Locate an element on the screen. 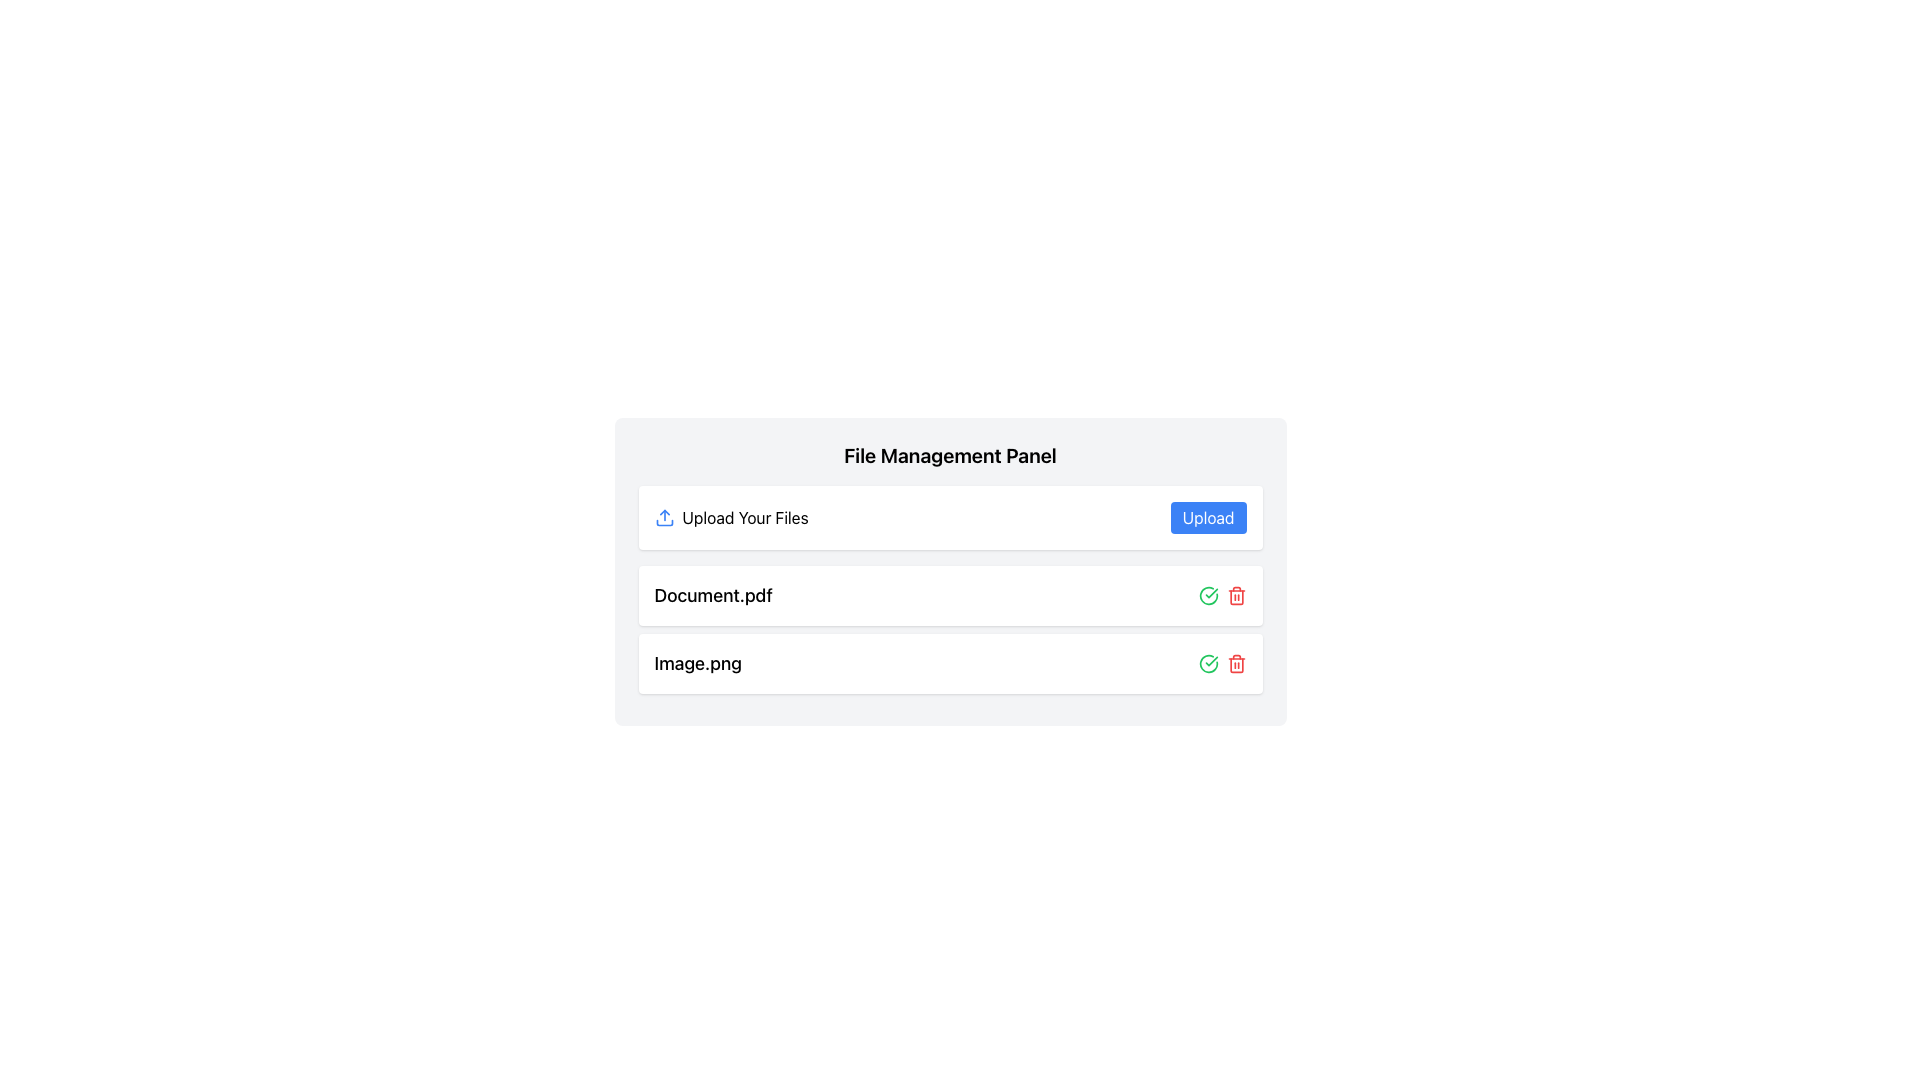  the upload icon is located at coordinates (664, 516).